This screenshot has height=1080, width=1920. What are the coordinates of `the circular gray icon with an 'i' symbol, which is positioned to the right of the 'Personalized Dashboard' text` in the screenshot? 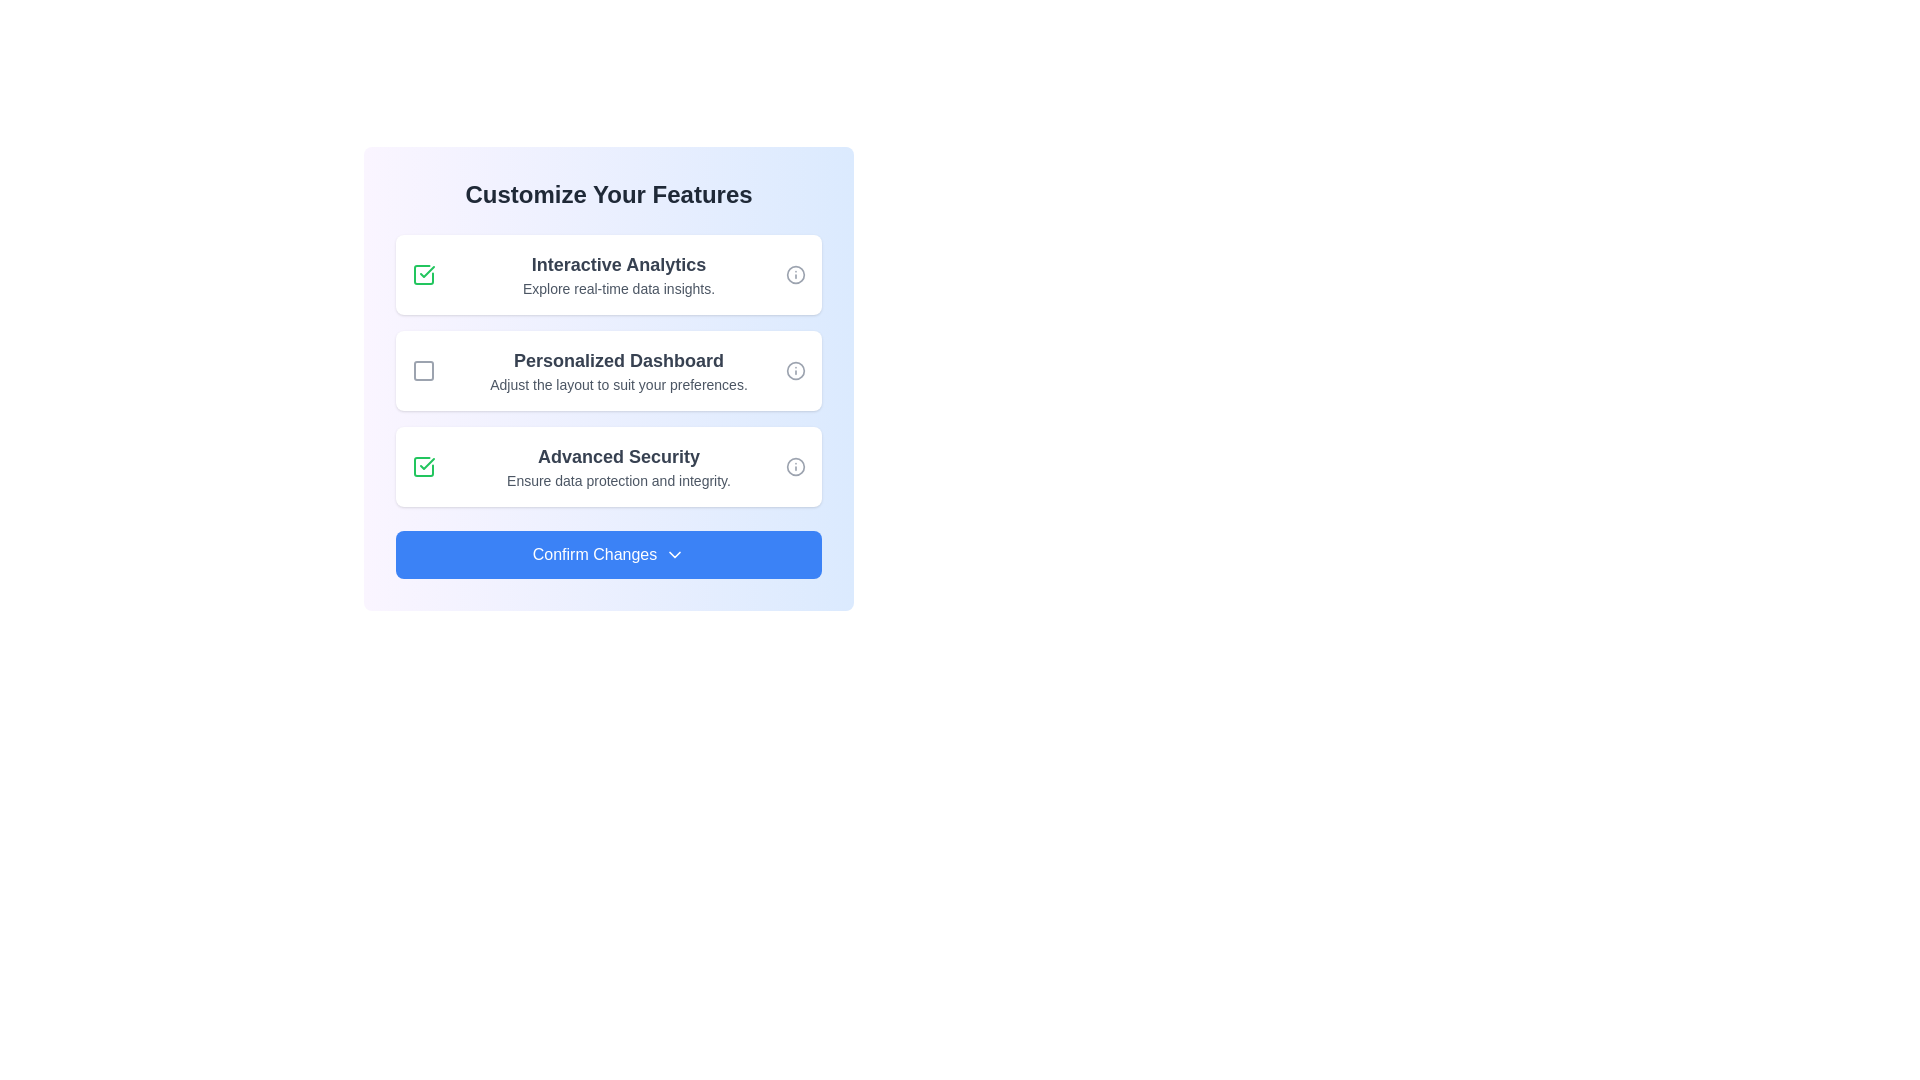 It's located at (795, 370).